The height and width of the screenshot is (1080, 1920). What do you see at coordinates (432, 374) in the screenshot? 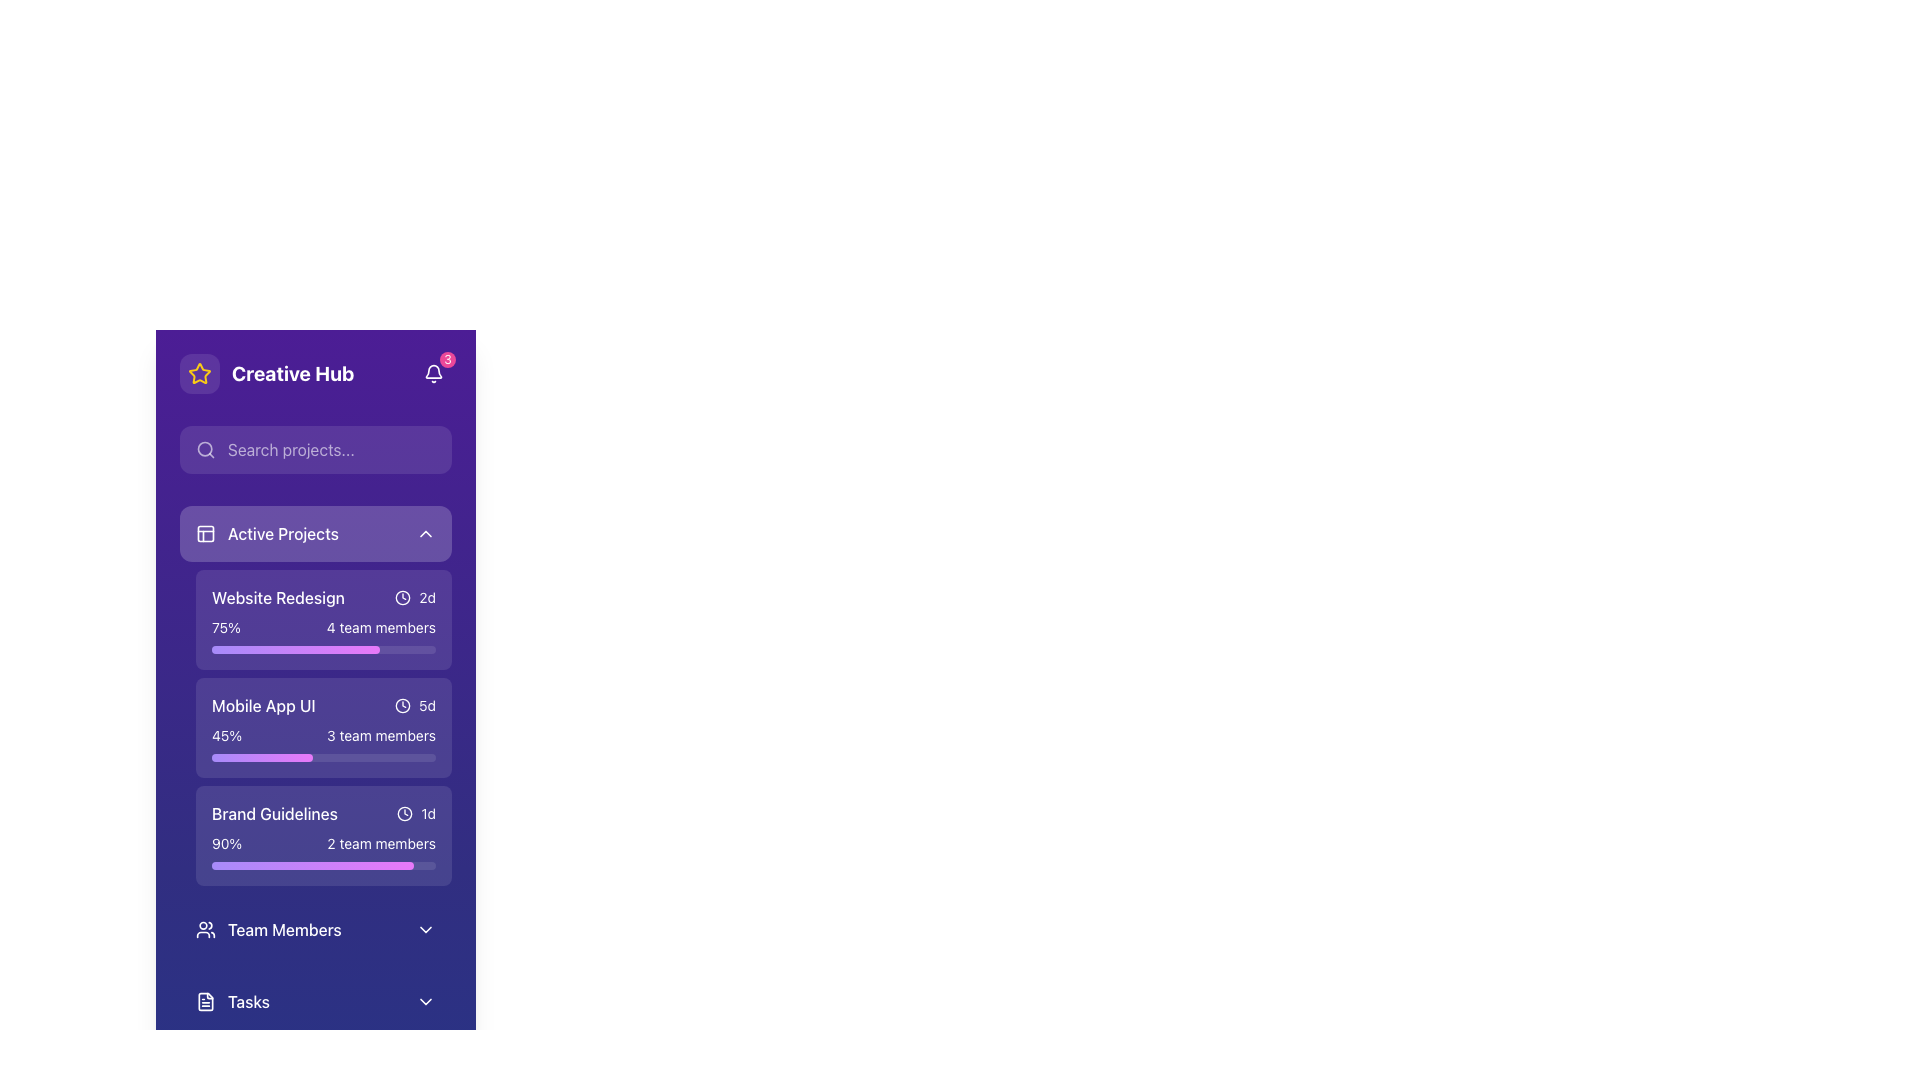
I see `the bell-shaped icon with a minimalist line-drawing design located at the top right section of the interface next to the header text 'Creative Hub'` at bounding box center [432, 374].